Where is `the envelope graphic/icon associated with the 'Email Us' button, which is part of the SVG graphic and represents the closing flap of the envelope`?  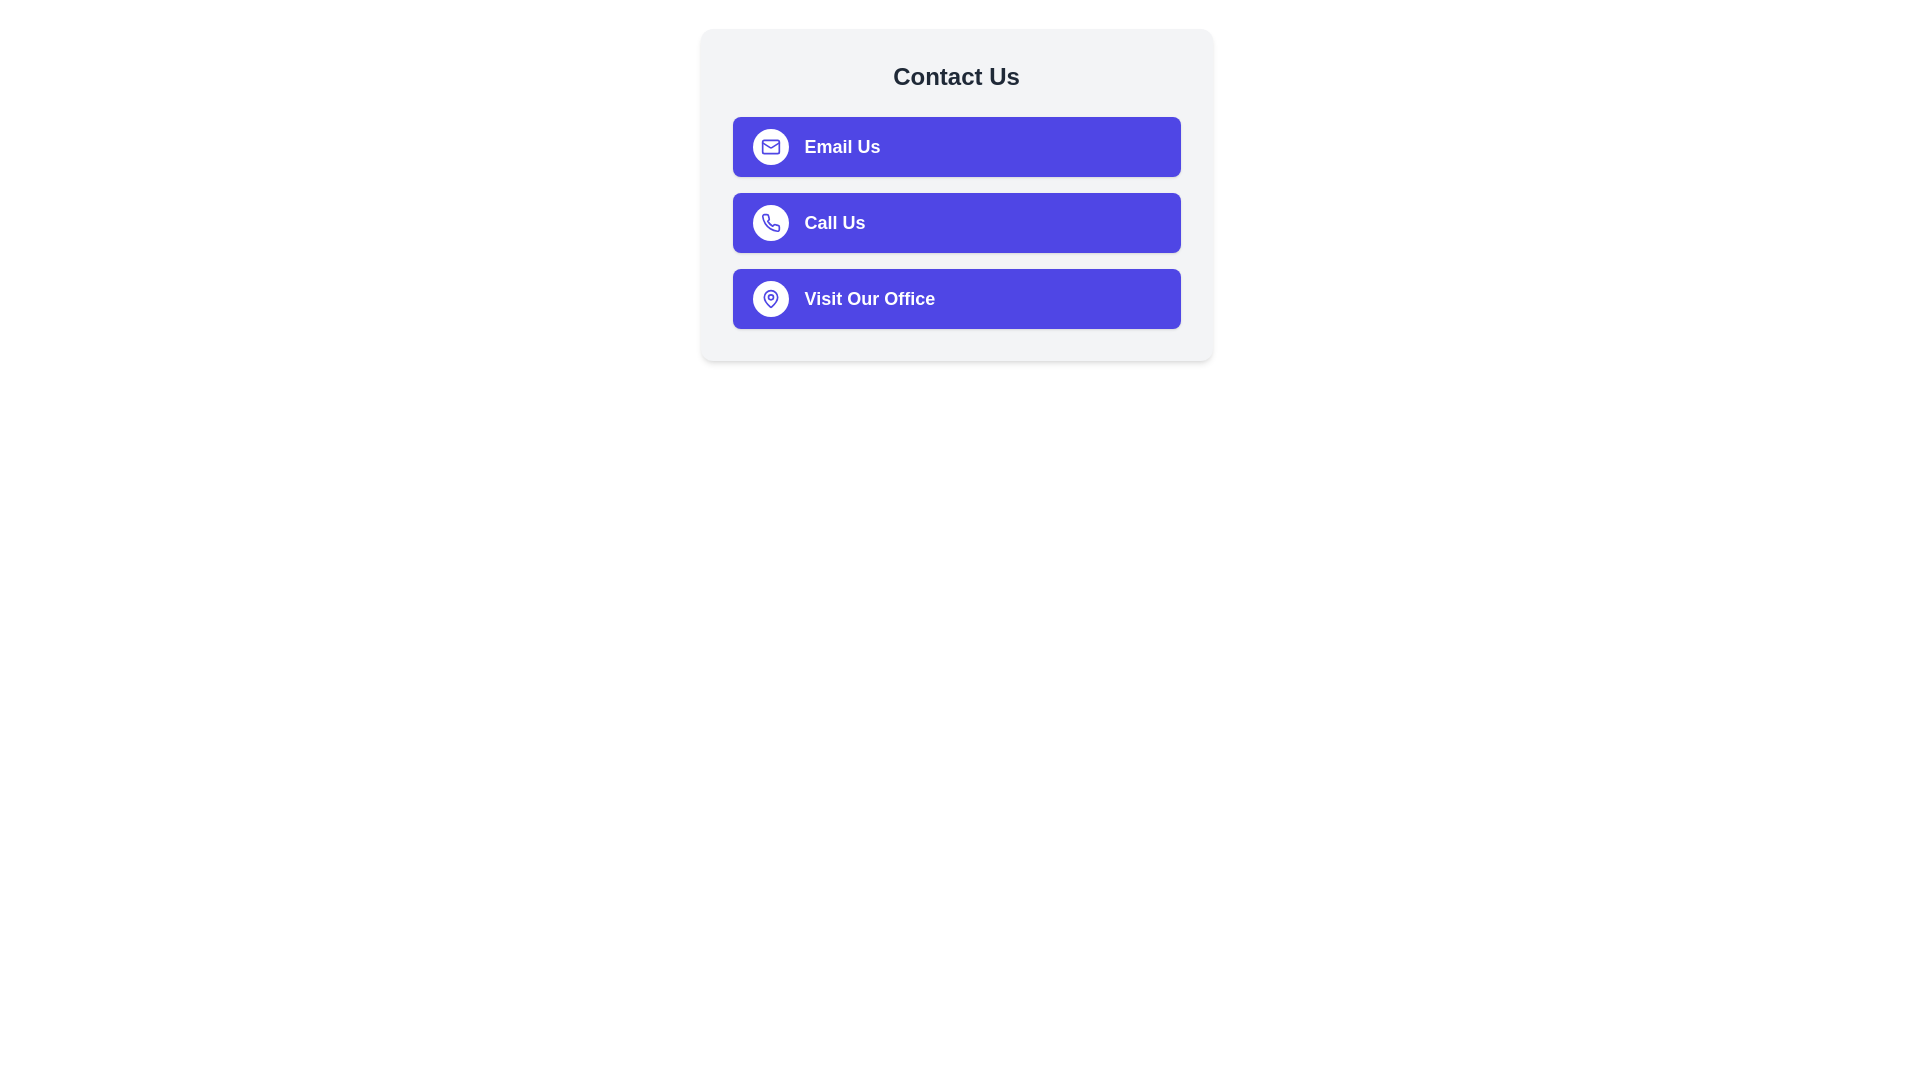
the envelope graphic/icon associated with the 'Email Us' button, which is part of the SVG graphic and represents the closing flap of the envelope is located at coordinates (769, 144).